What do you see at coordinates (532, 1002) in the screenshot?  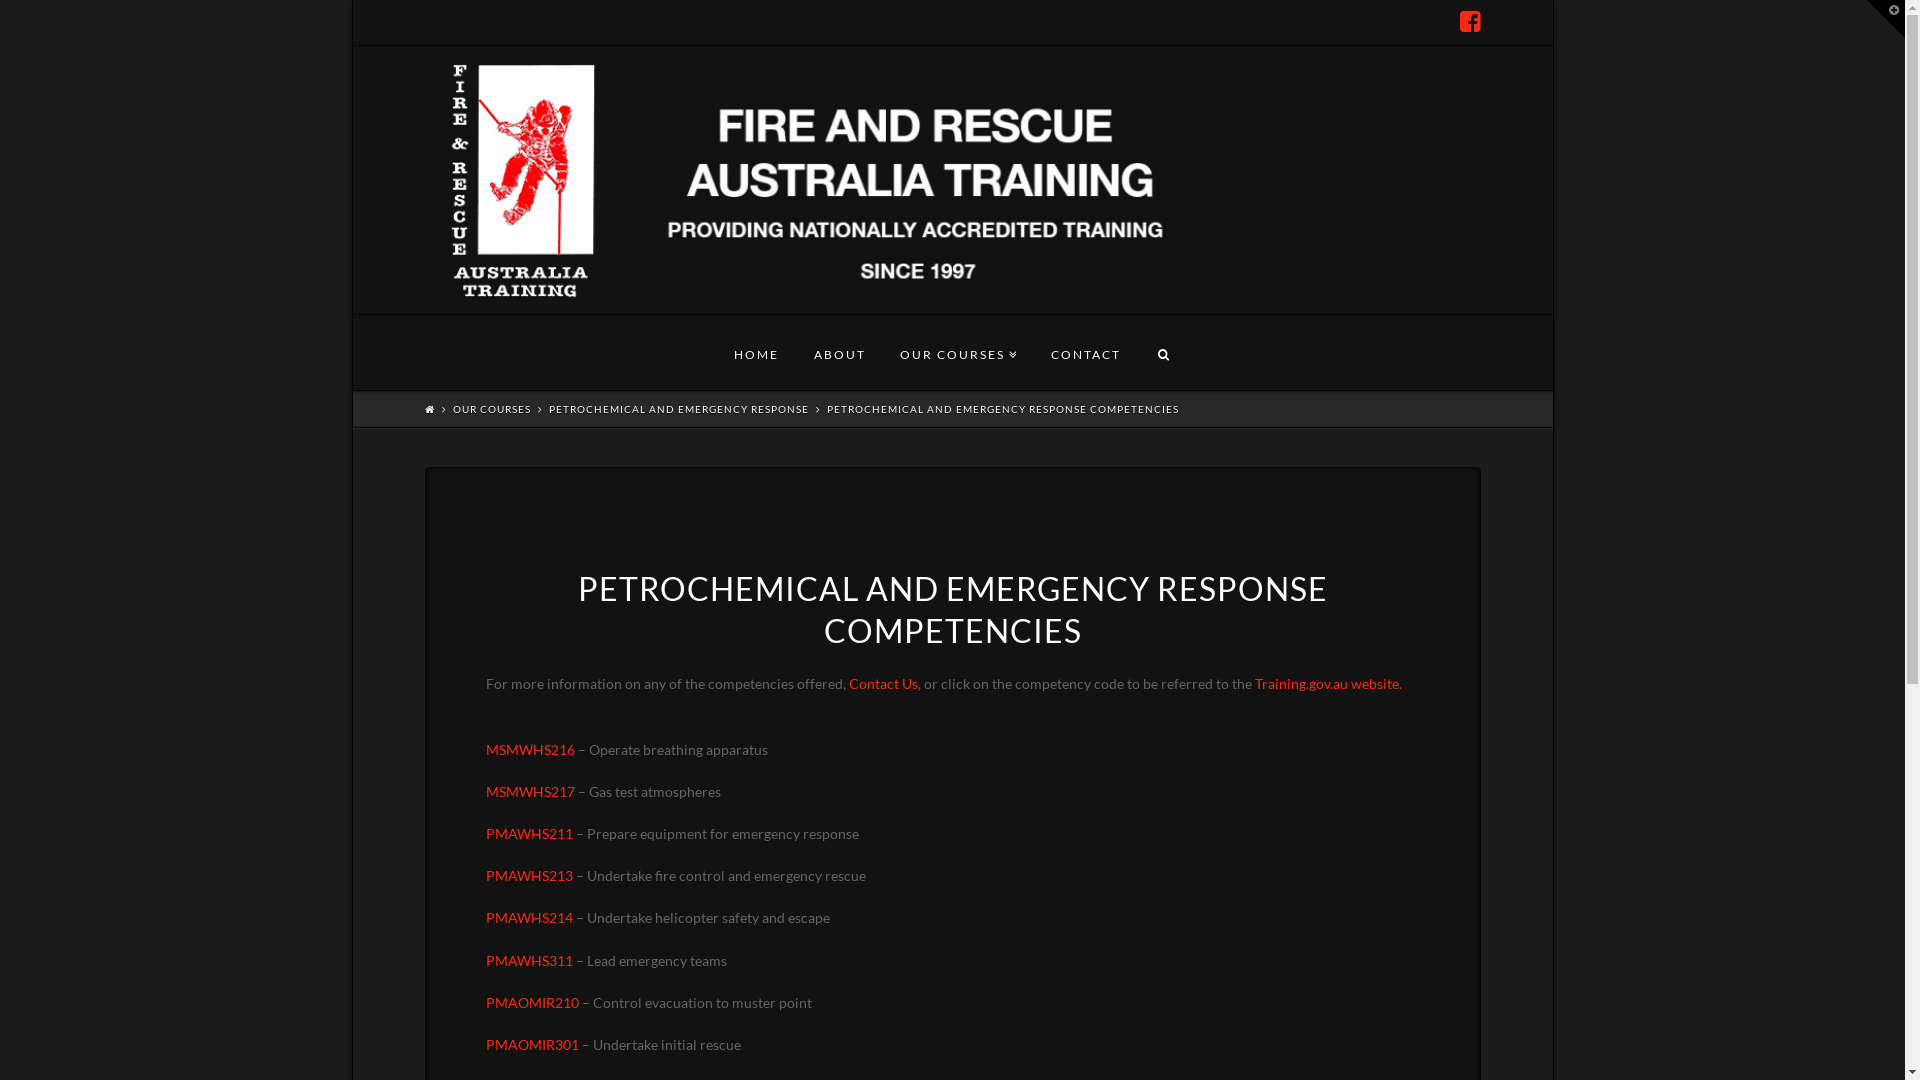 I see `'PMAOMIR210'` at bounding box center [532, 1002].